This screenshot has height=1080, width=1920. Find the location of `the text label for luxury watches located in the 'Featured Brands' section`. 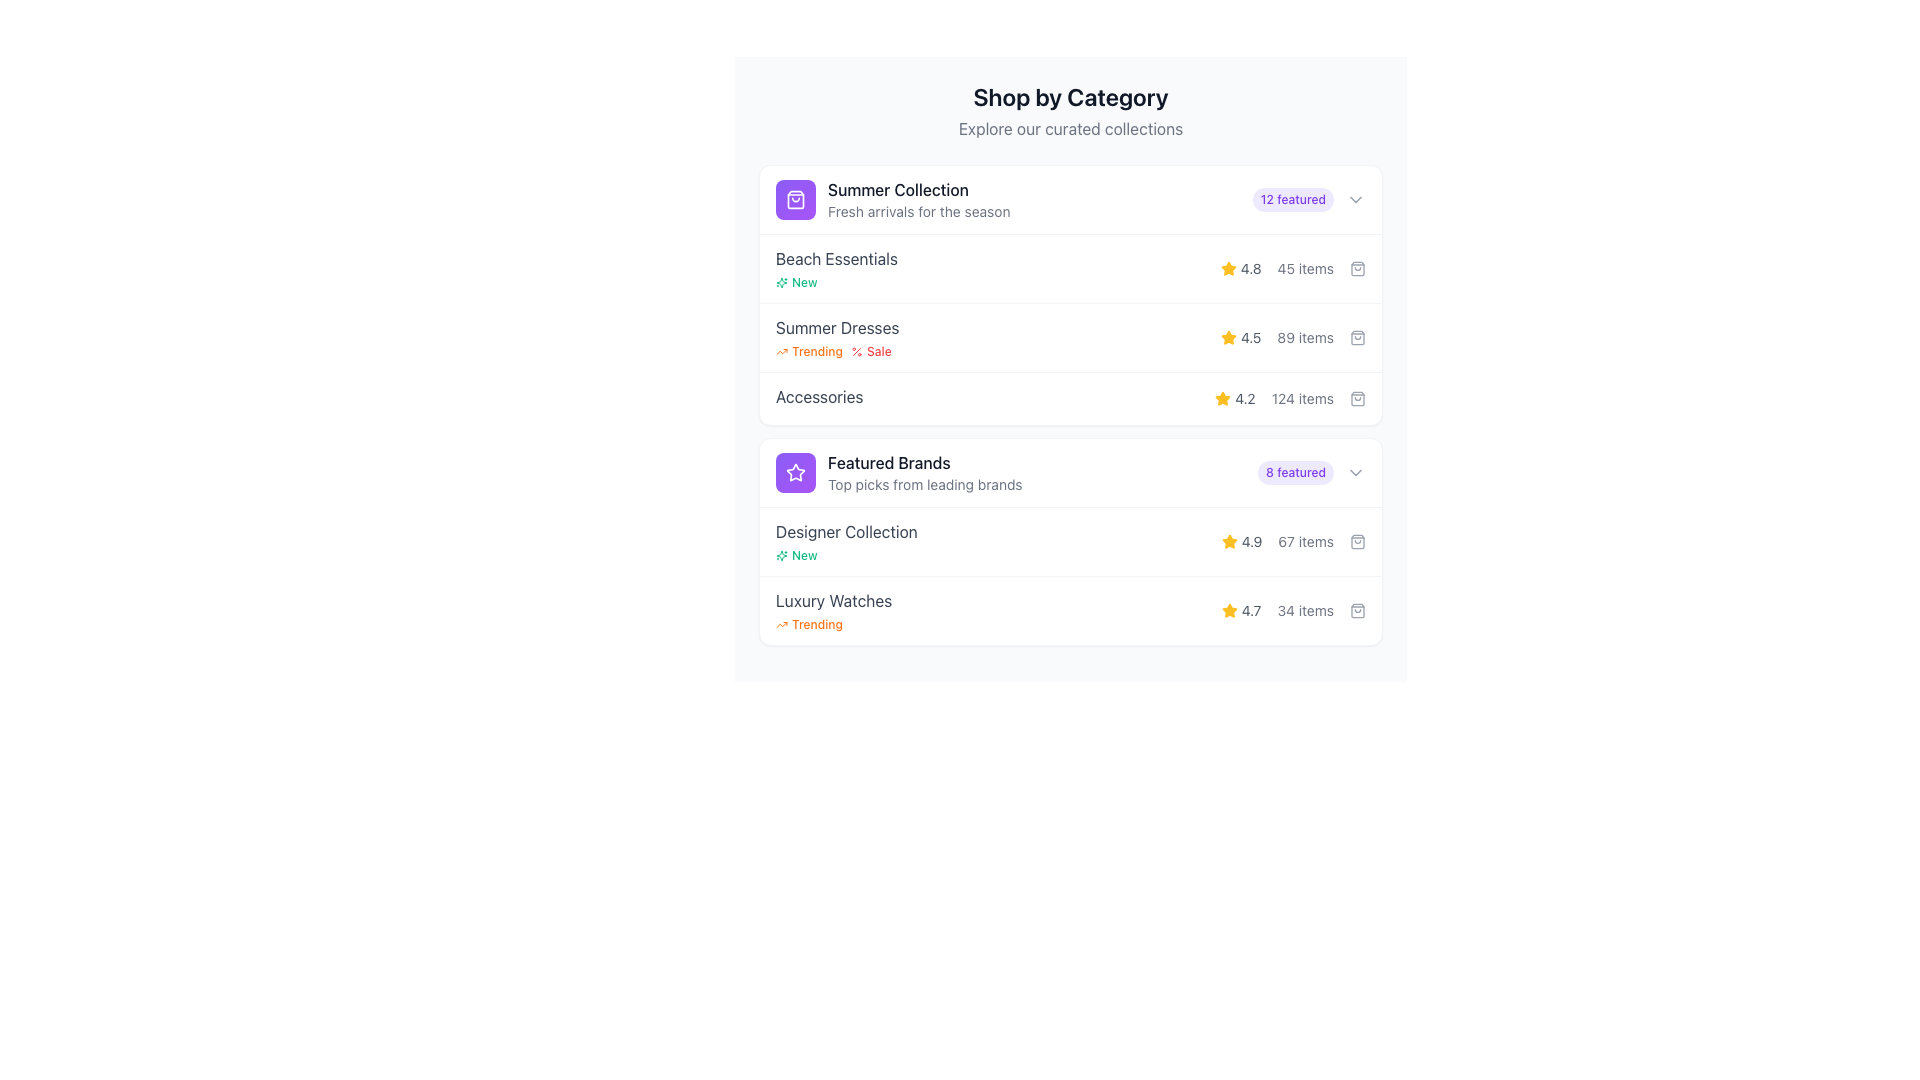

the text label for luxury watches located in the 'Featured Brands' section is located at coordinates (834, 600).